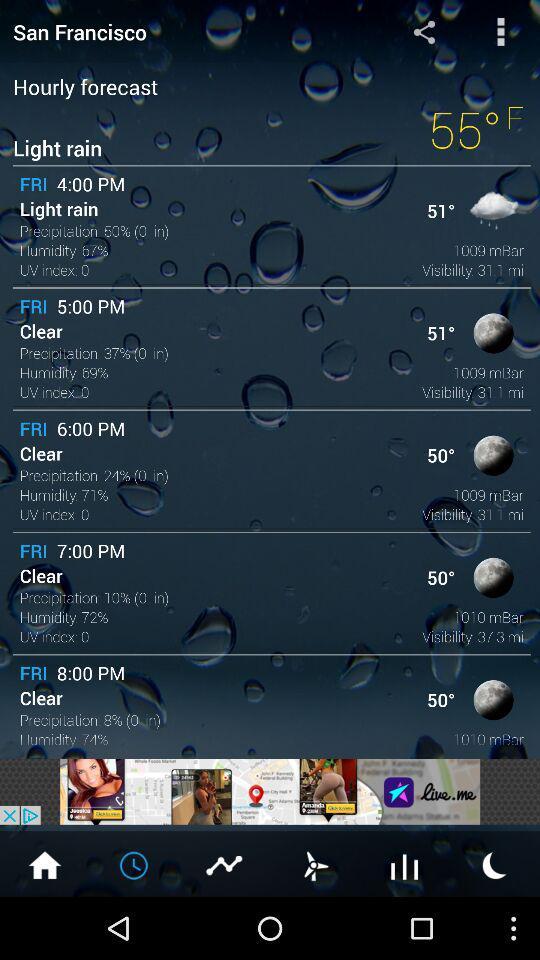 The image size is (540, 960). What do you see at coordinates (179, 30) in the screenshot?
I see `san francisco item` at bounding box center [179, 30].